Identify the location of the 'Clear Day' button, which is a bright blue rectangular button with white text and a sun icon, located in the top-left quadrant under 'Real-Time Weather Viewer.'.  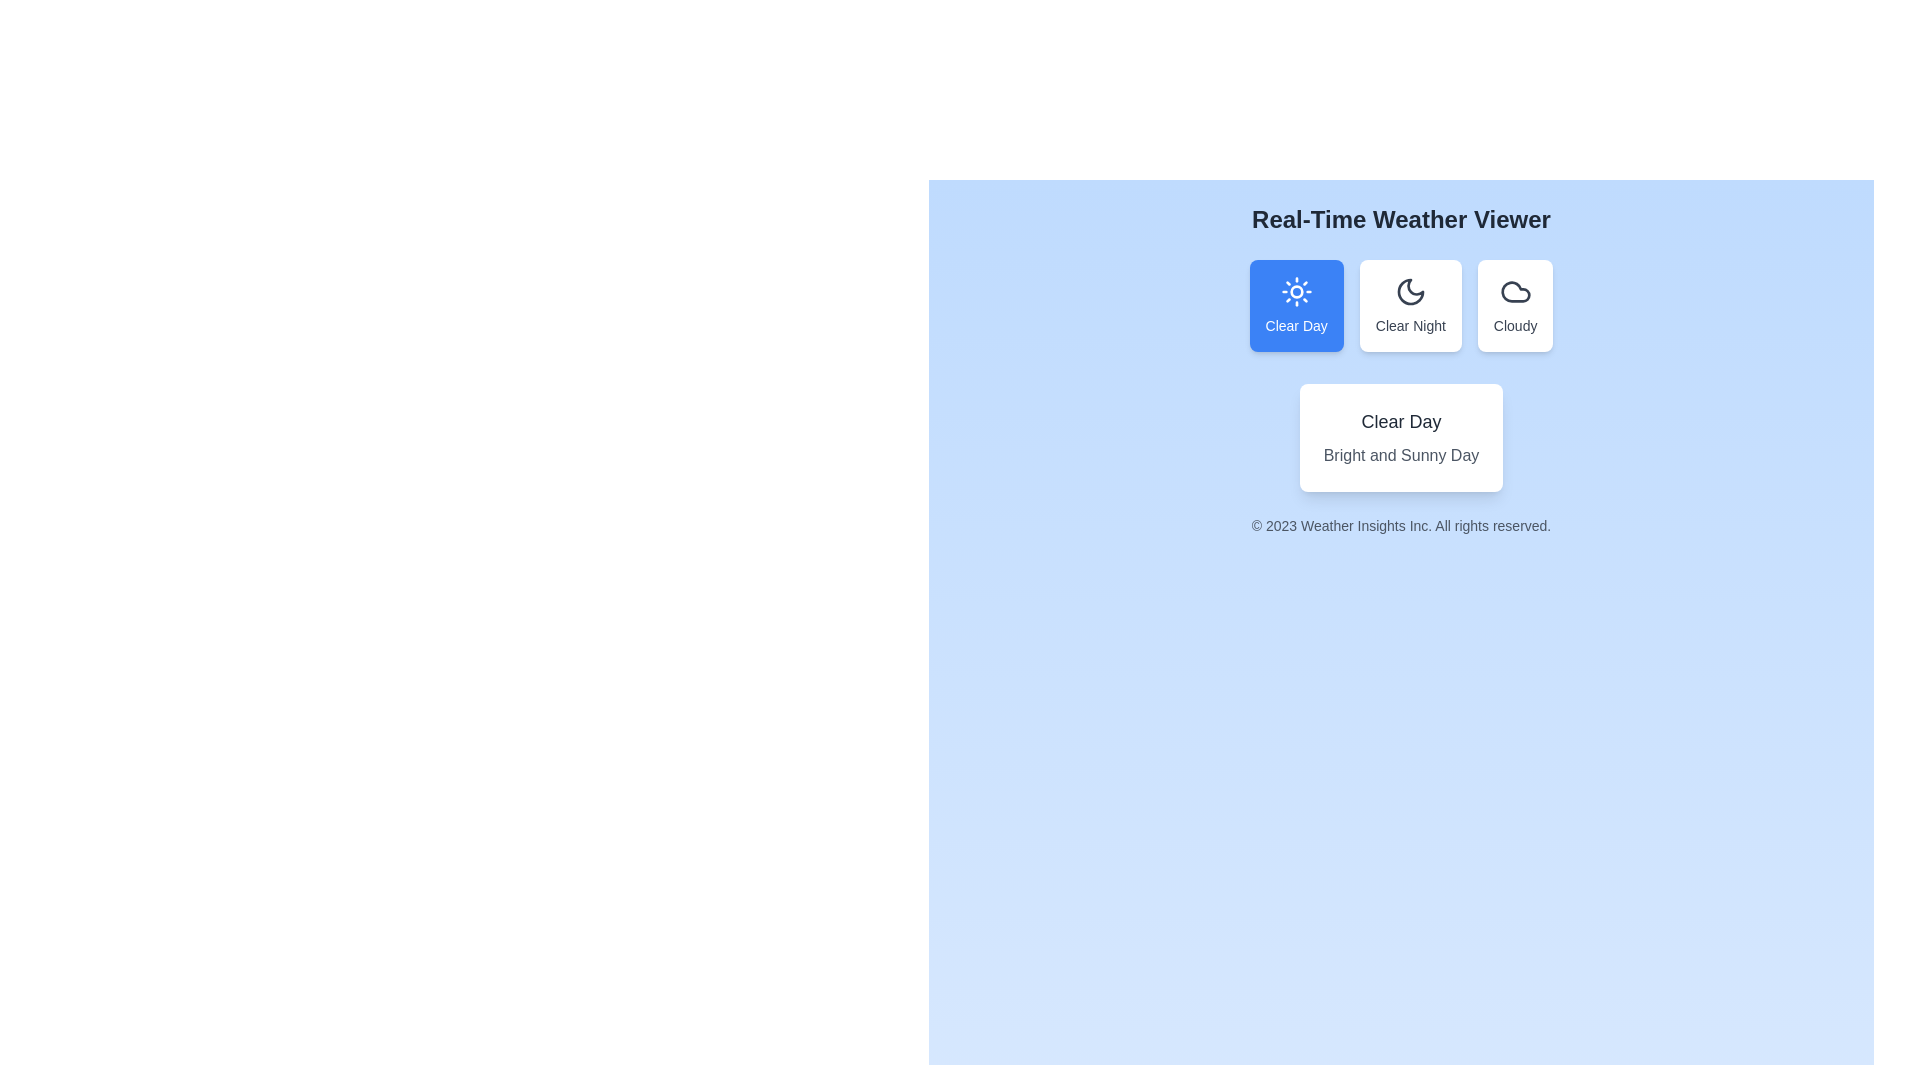
(1296, 305).